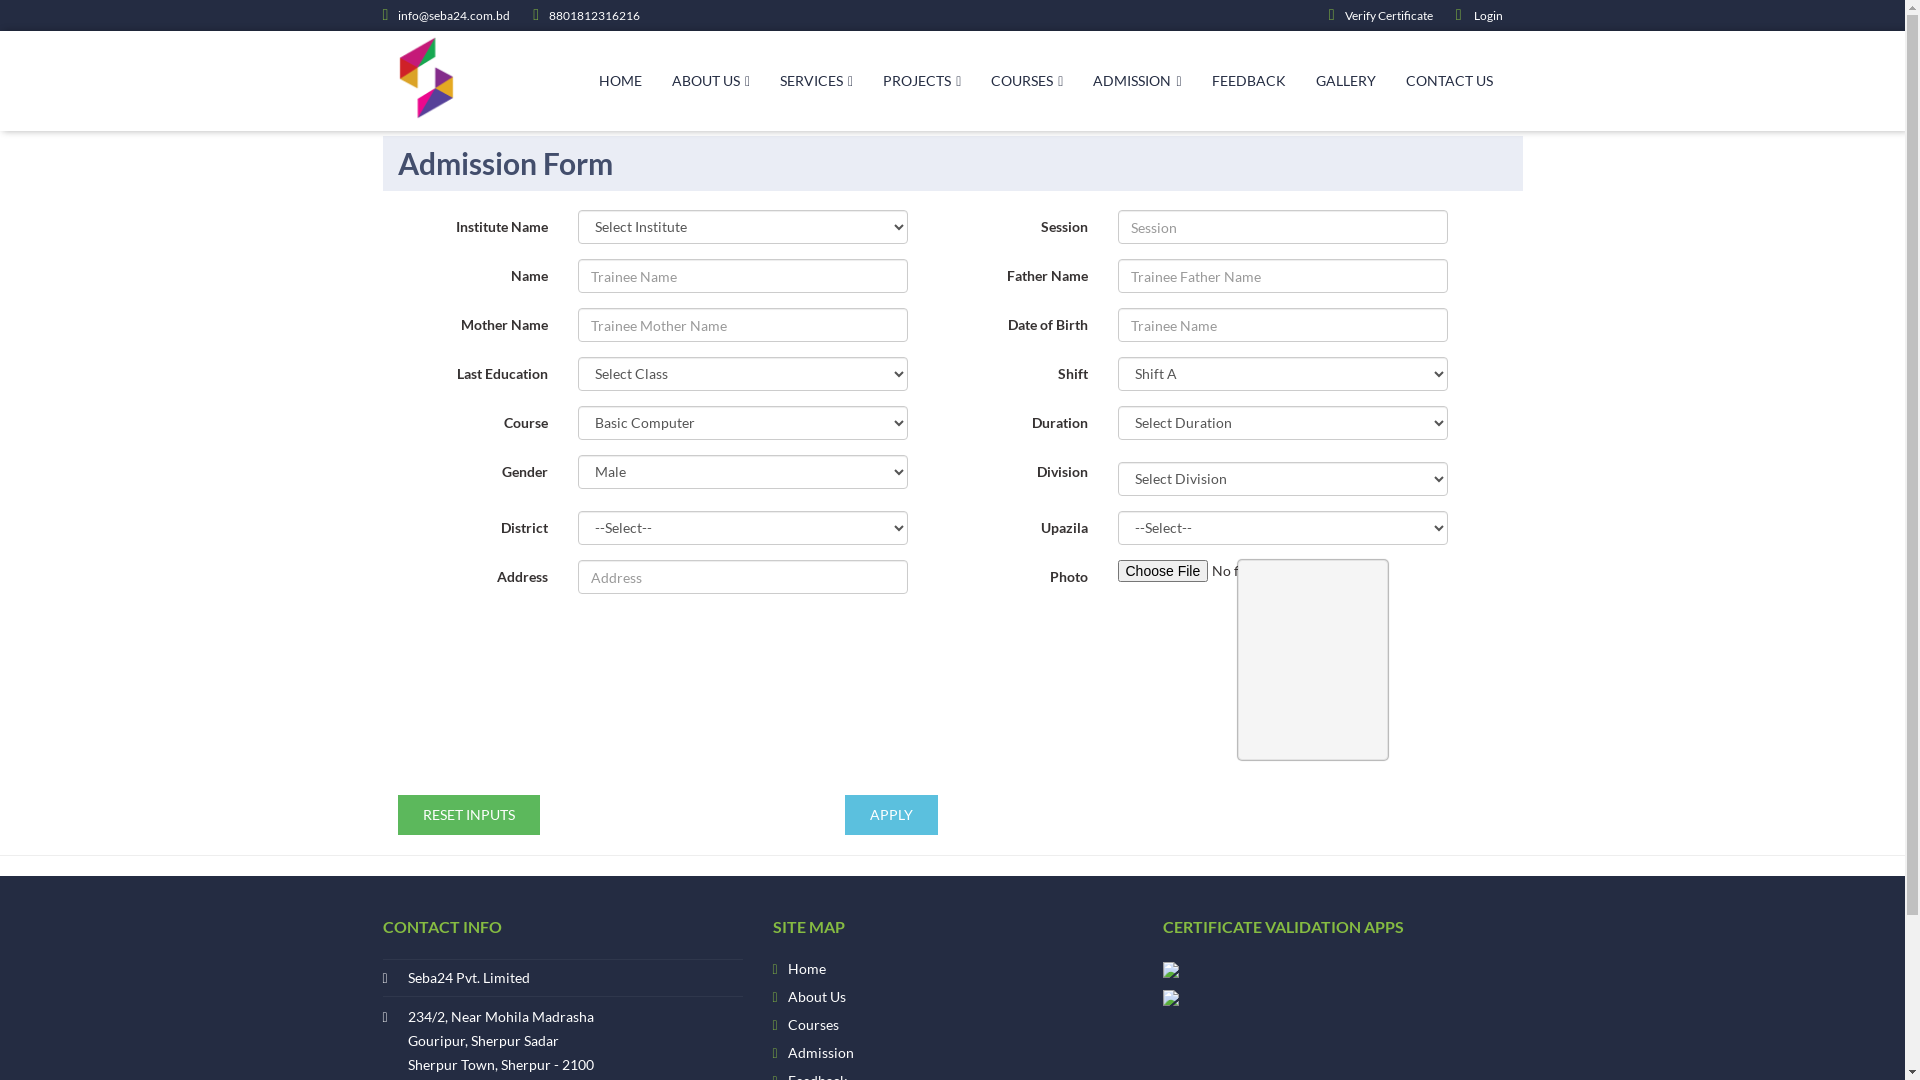 The height and width of the screenshot is (1080, 1920). Describe the element at coordinates (1455, 15) in the screenshot. I see `'Login'` at that location.